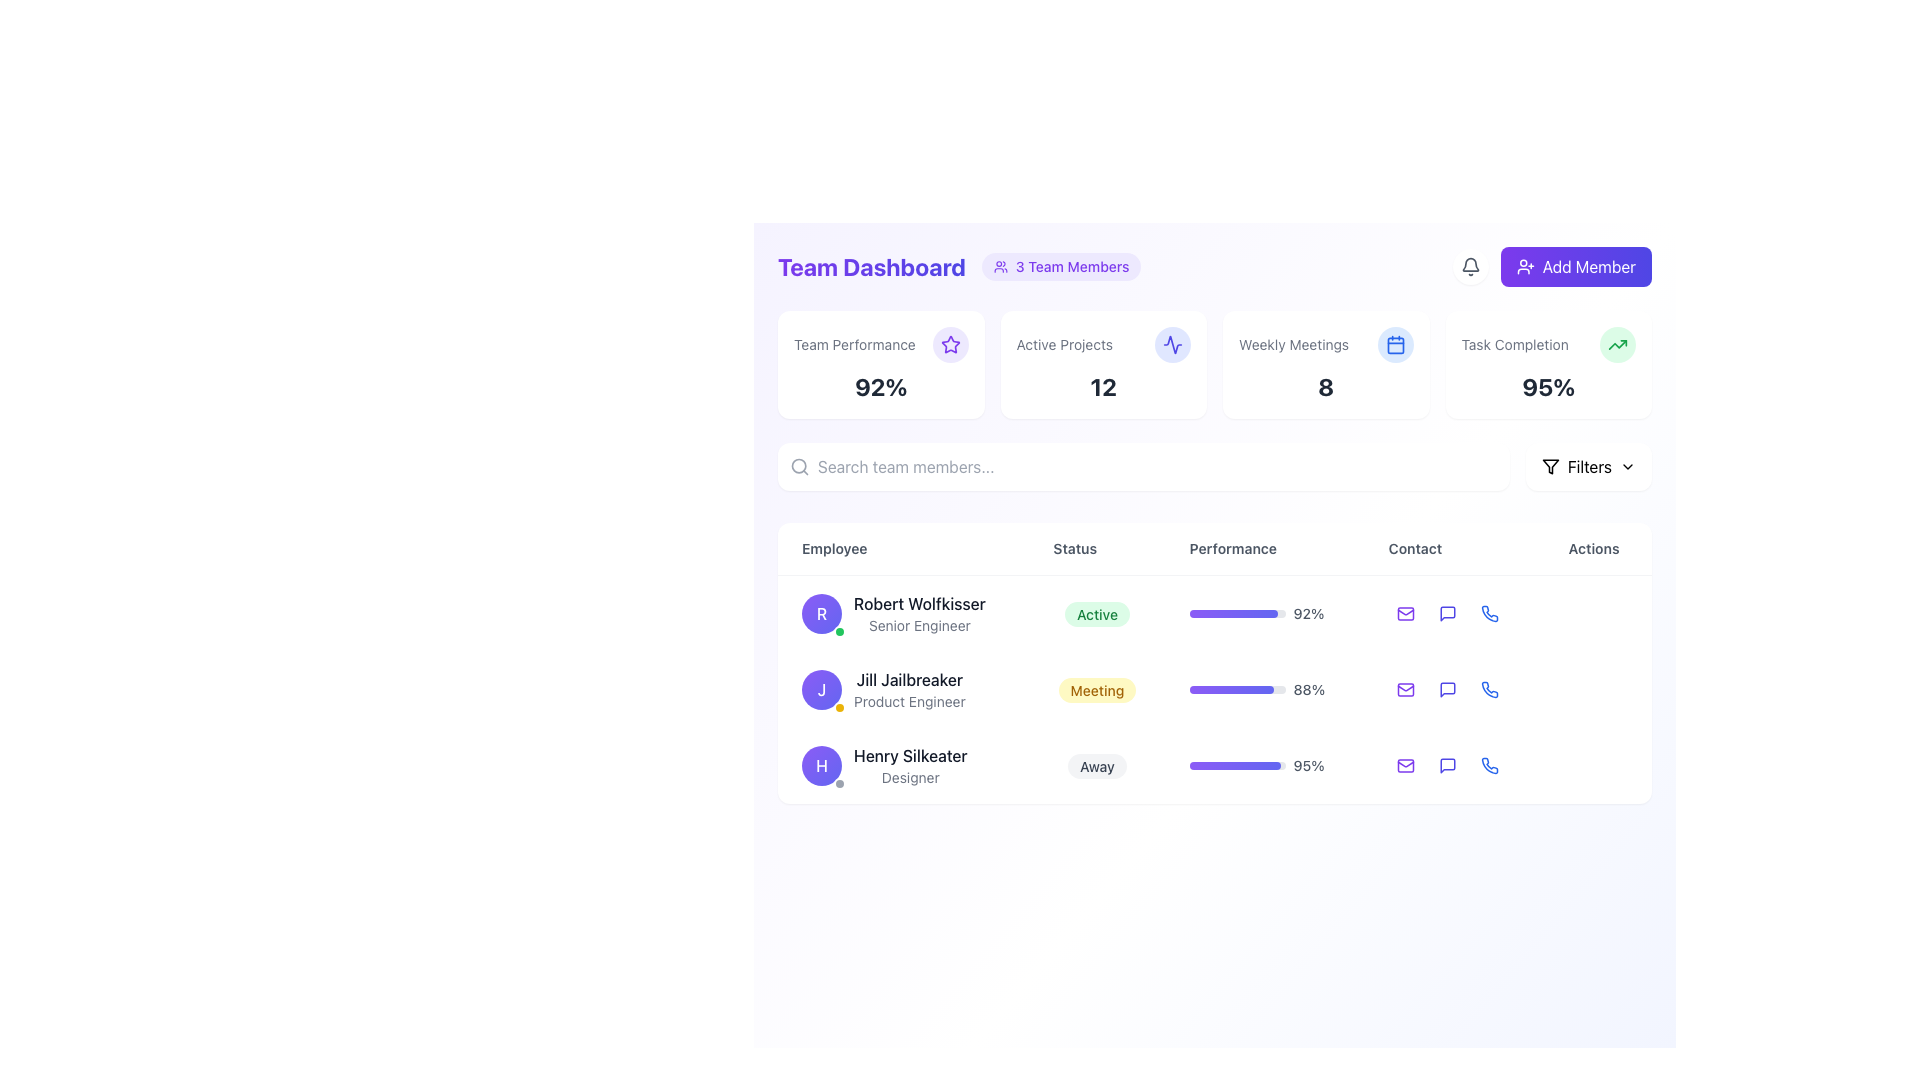  What do you see at coordinates (1404, 612) in the screenshot?
I see `the mail envelope icon's body represented by the SVG rectangle graphic in the 'Contact' column for 'Robert Wolfkisser.'` at bounding box center [1404, 612].